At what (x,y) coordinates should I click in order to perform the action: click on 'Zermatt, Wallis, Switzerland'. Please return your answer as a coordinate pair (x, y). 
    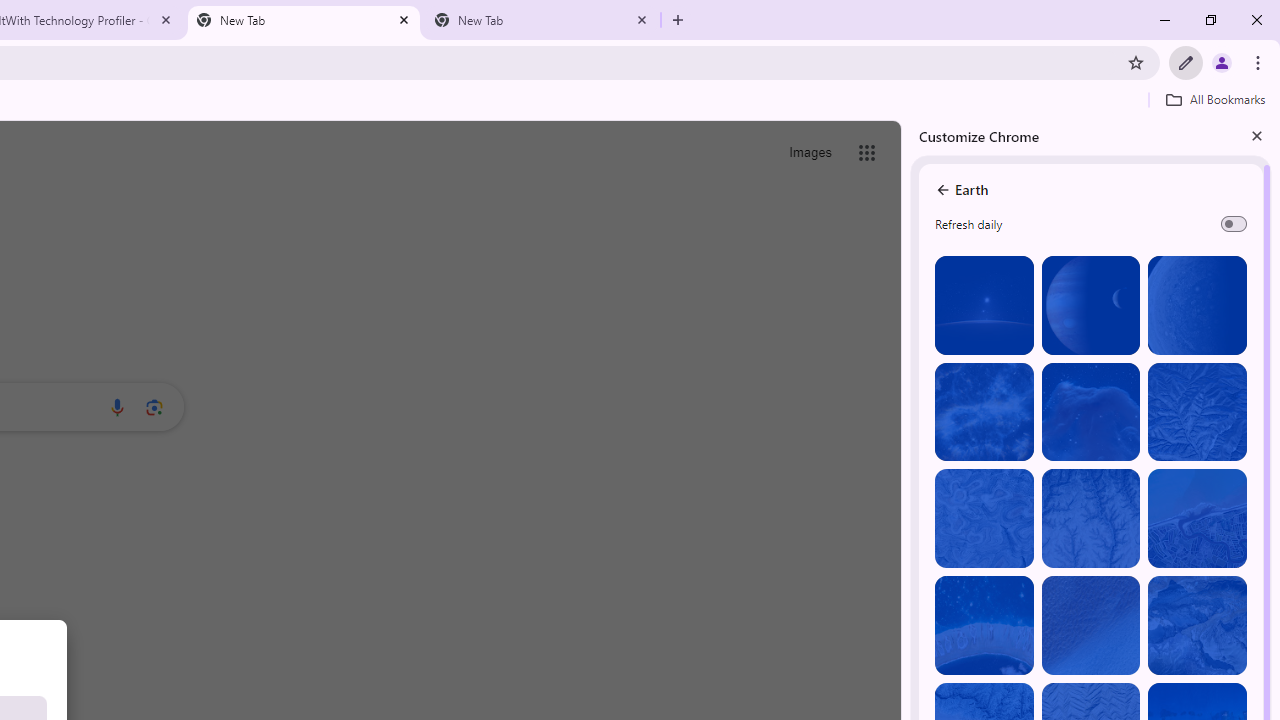
    Looking at the image, I should click on (1197, 624).